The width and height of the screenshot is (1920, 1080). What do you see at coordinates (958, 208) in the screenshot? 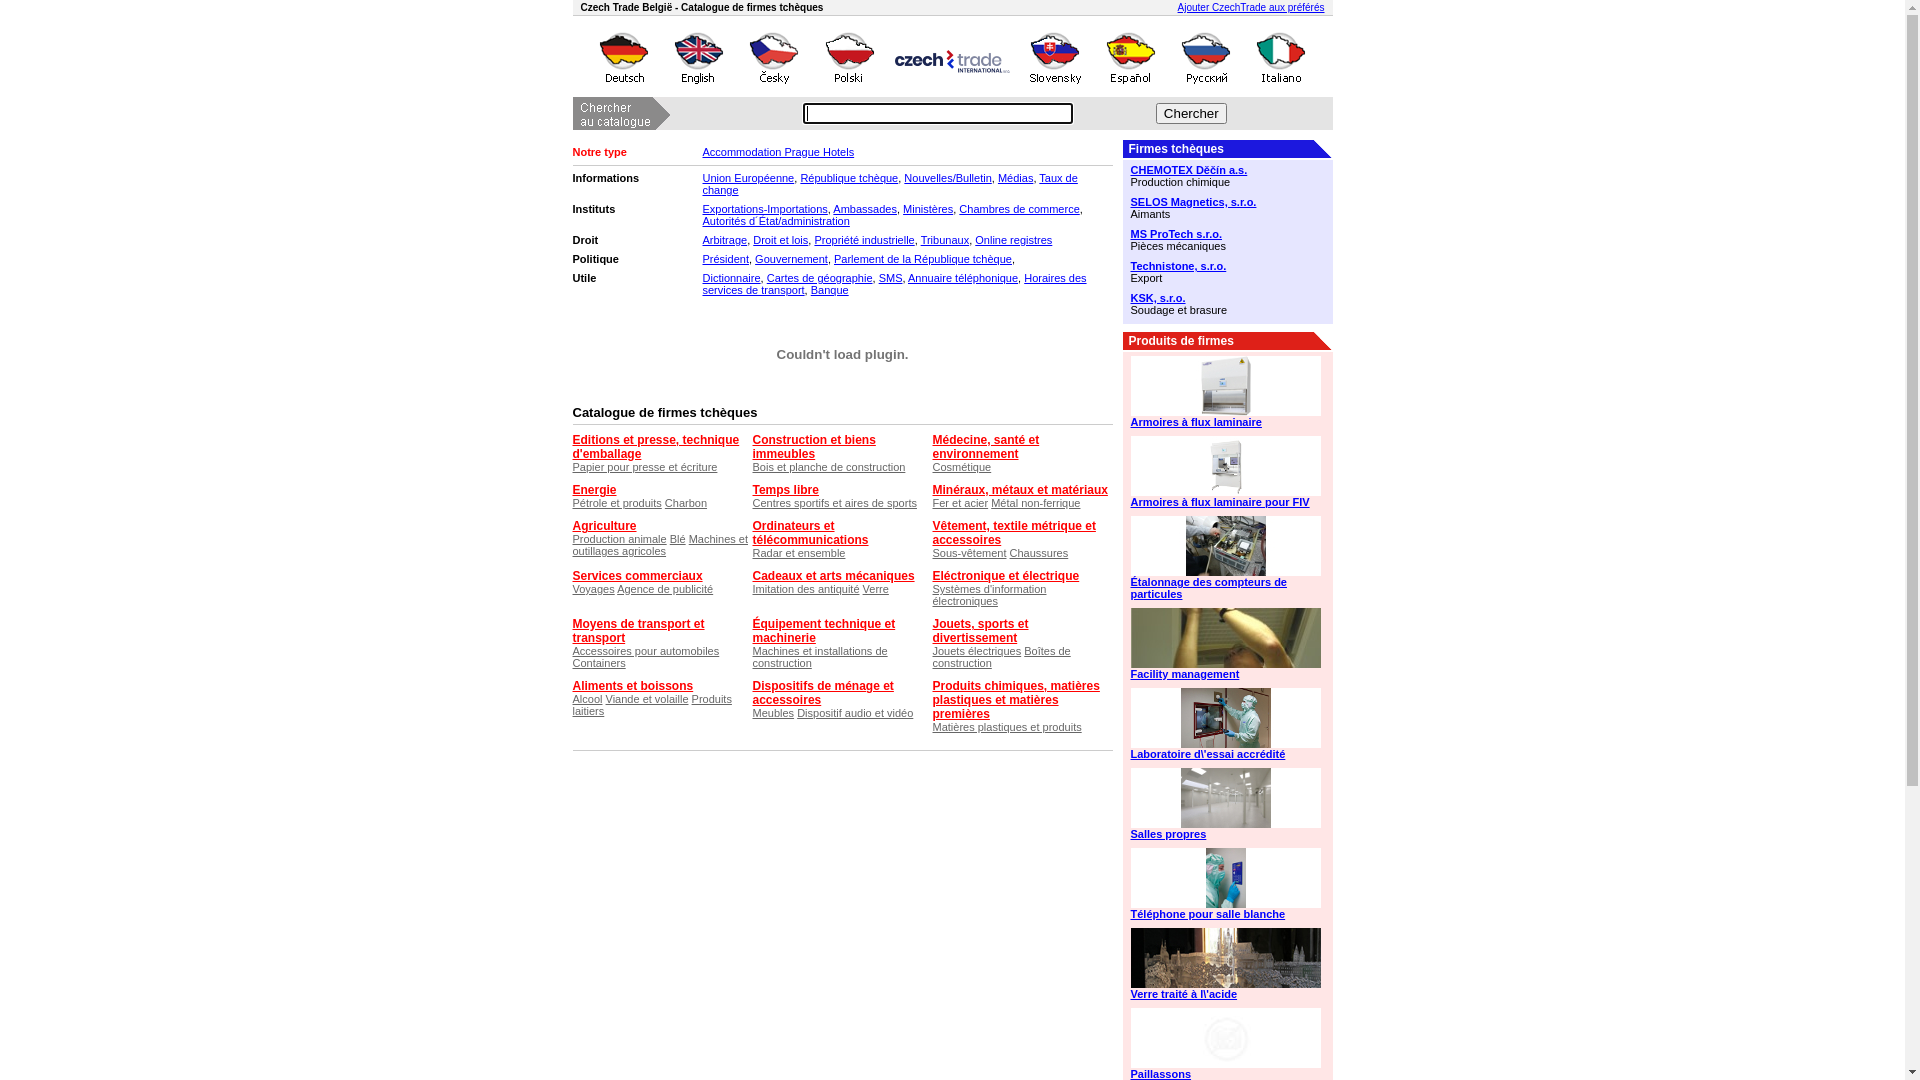
I see `'Chambres de commerce'` at bounding box center [958, 208].